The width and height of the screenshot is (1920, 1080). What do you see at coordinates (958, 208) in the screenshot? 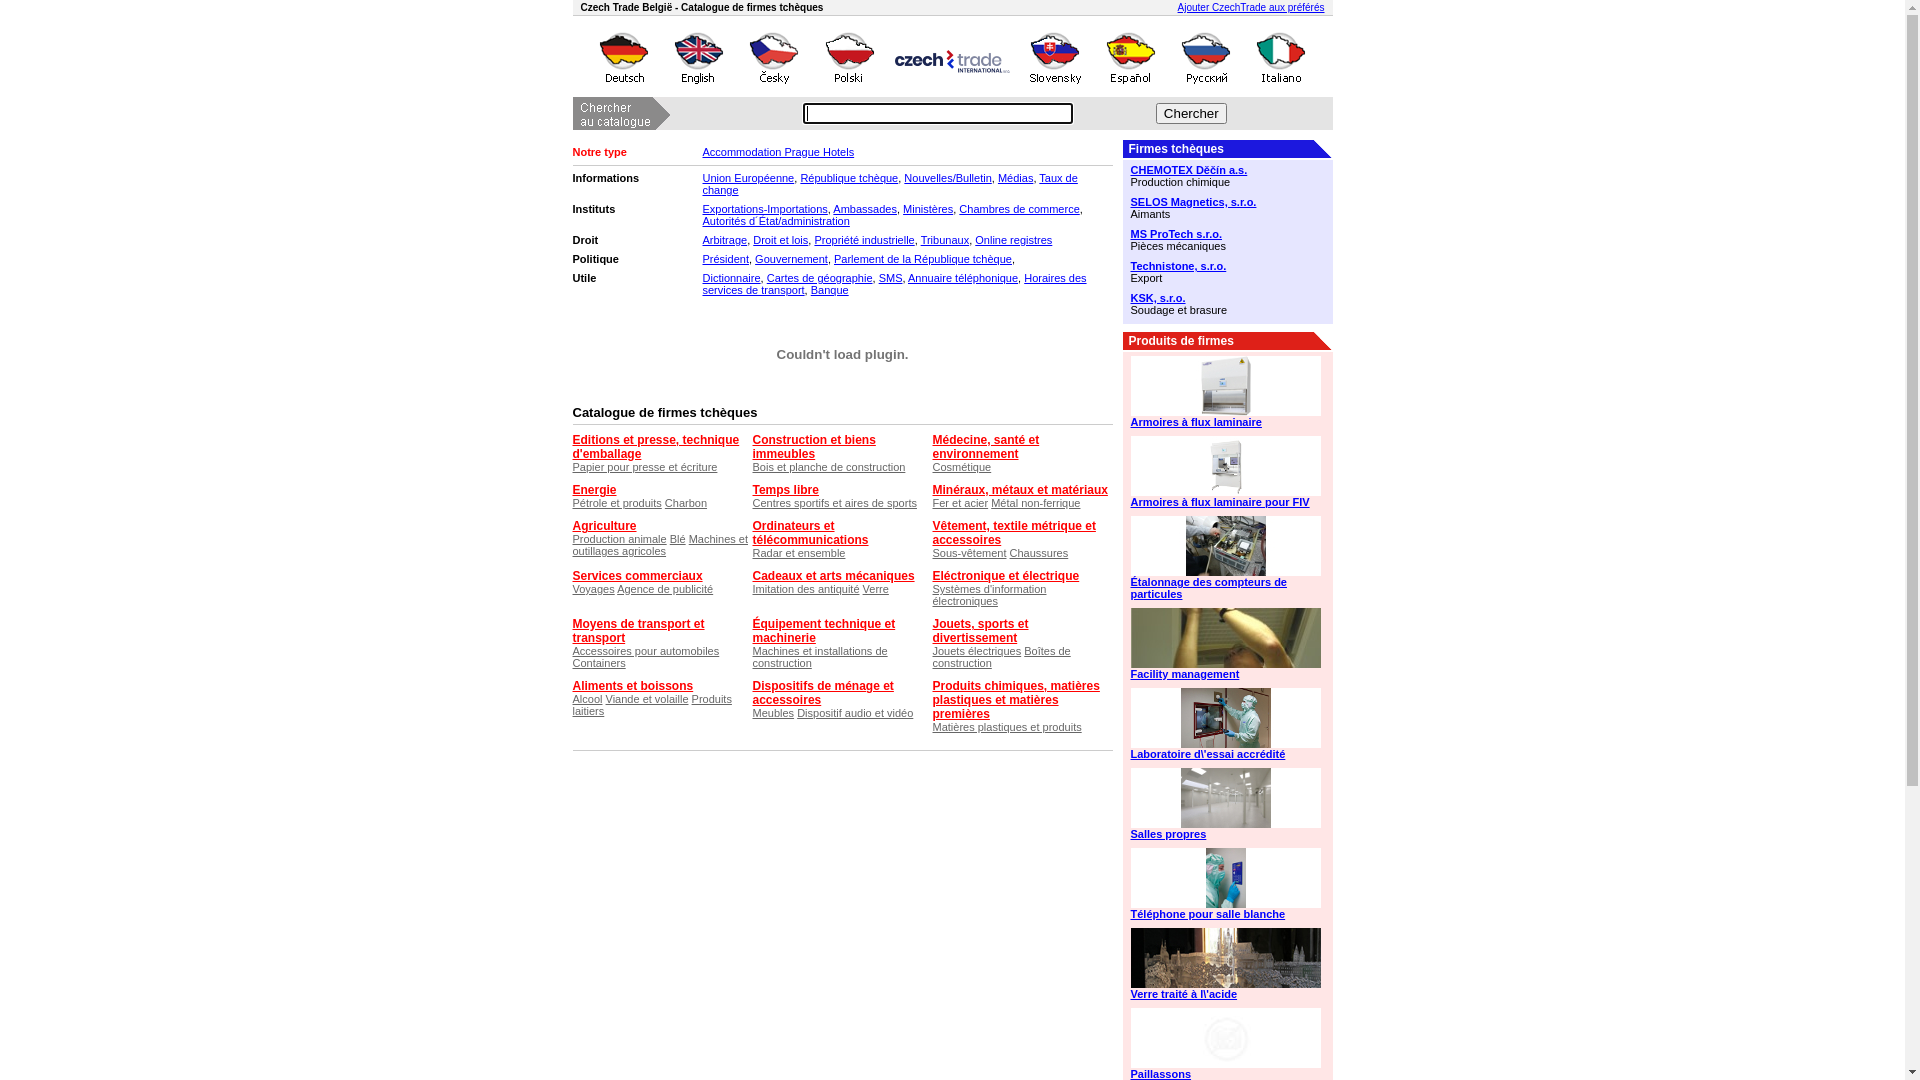
I see `'Chambres de commerce'` at bounding box center [958, 208].